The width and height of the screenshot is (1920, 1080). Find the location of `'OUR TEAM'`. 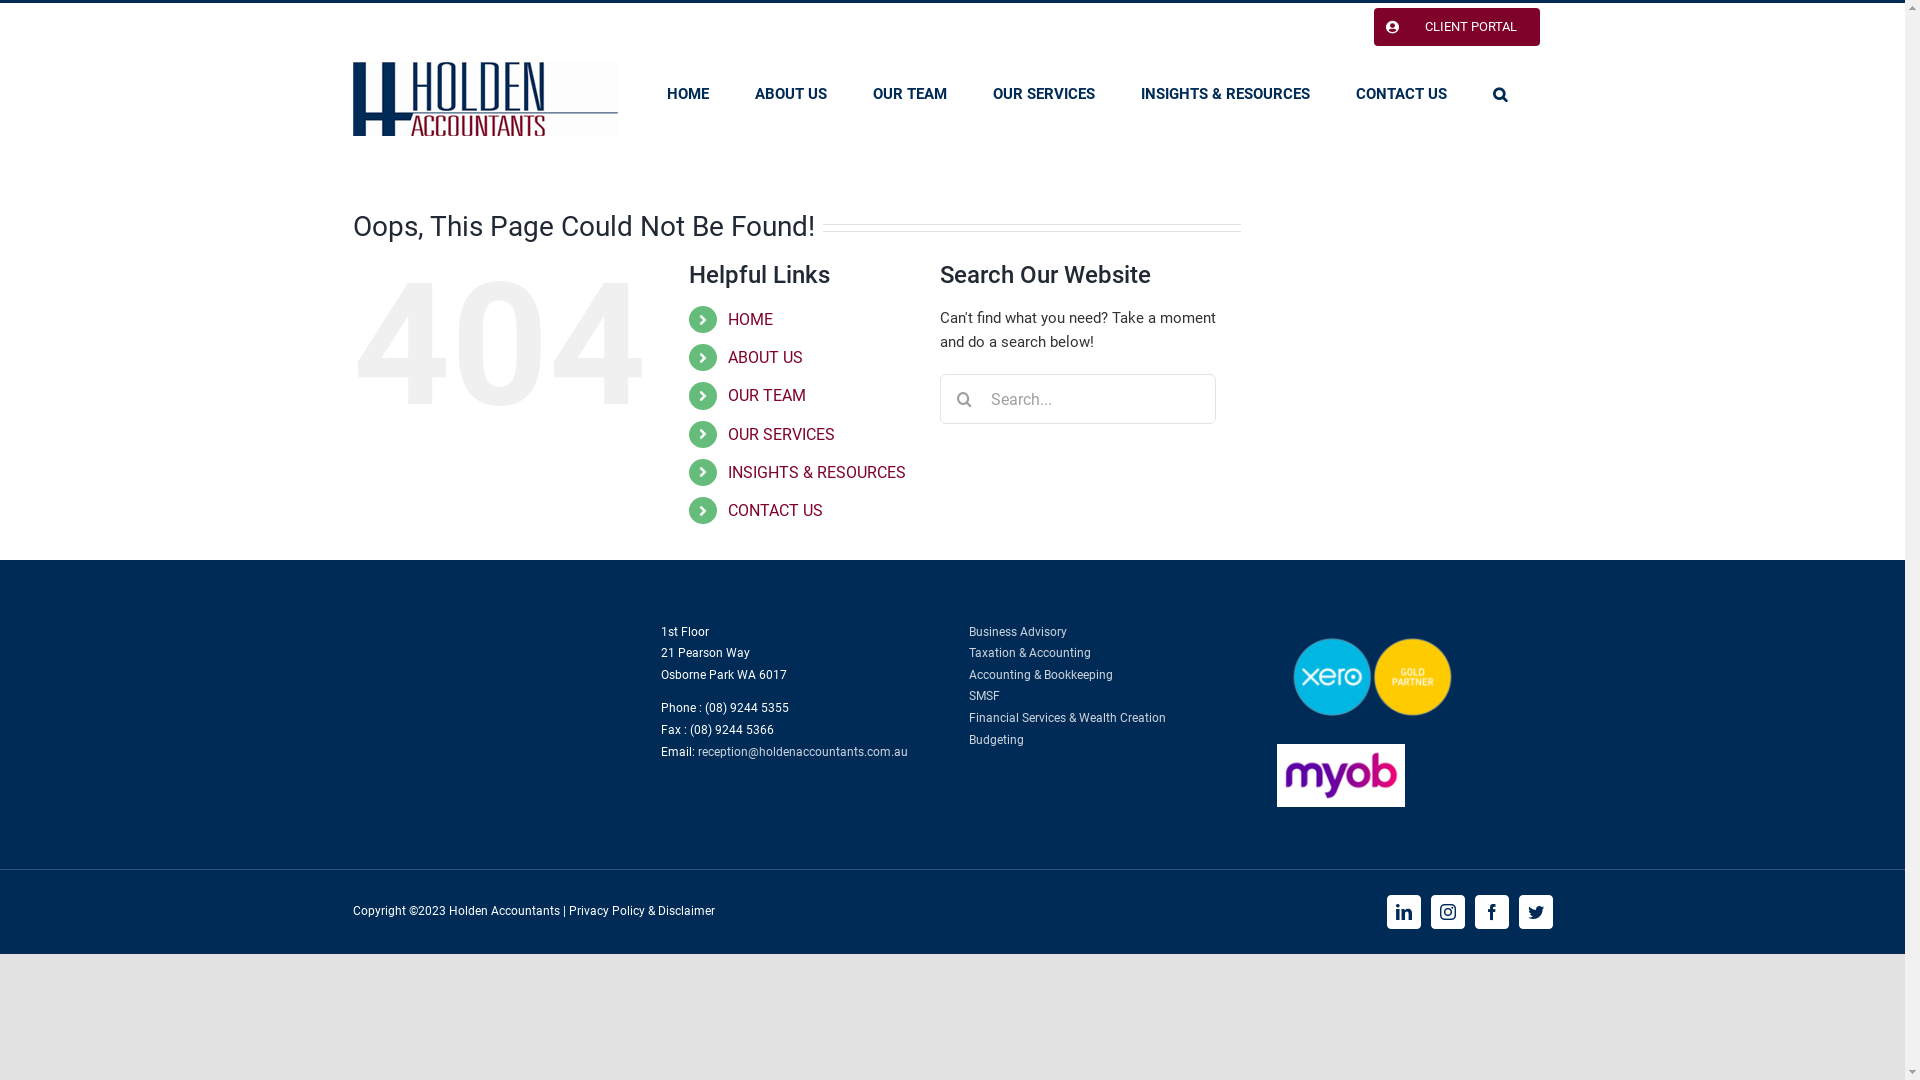

'OUR TEAM' is located at coordinates (907, 93).